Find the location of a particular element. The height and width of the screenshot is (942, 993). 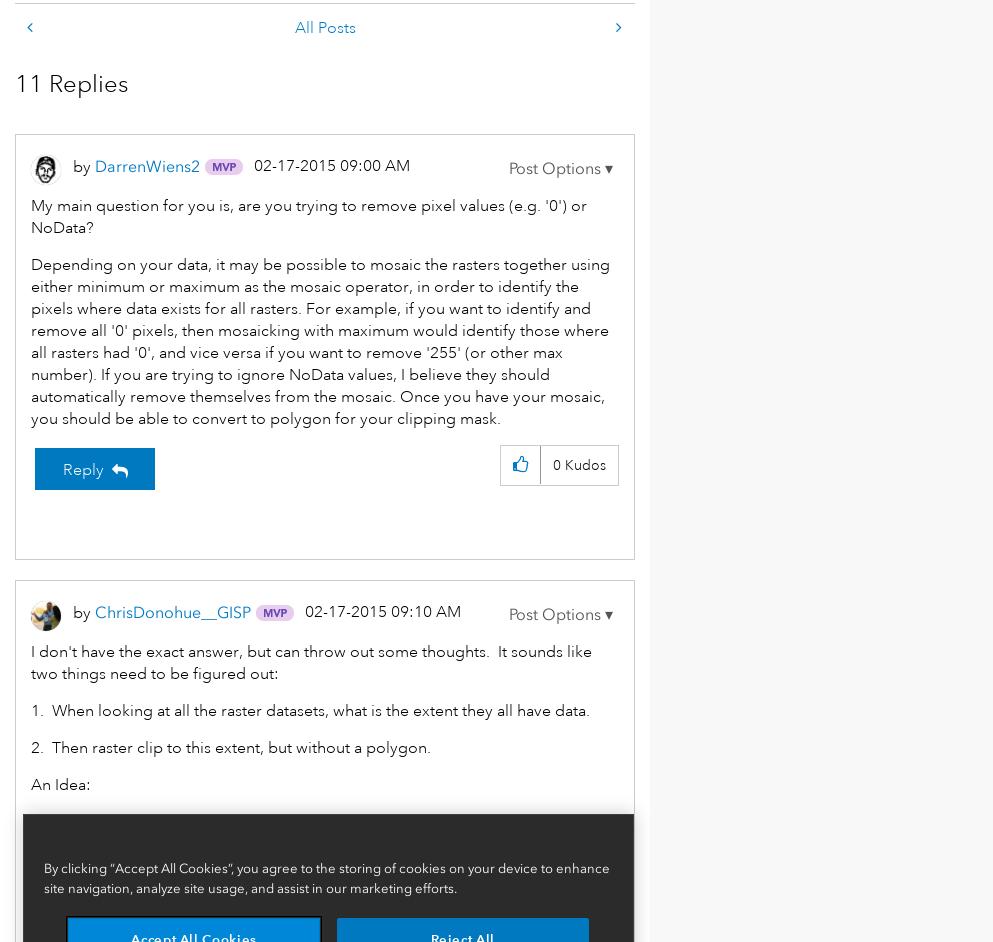

'1.  When looking at all the raster datasets, what is the extent they all have data.' is located at coordinates (309, 710).